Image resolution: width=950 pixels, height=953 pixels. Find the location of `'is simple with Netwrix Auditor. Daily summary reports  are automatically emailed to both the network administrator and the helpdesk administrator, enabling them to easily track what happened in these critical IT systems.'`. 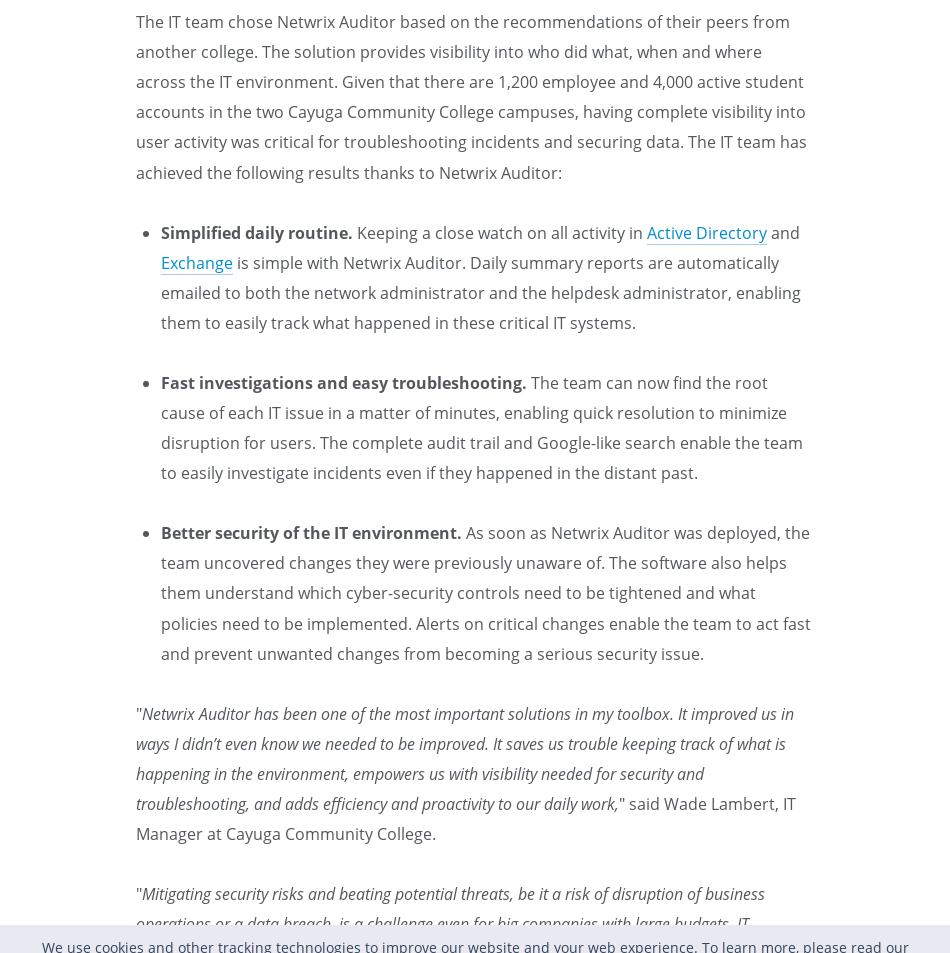

'is simple with Netwrix Auditor. Daily summary reports  are automatically emailed to both the network administrator and the helpdesk administrator, enabling them to easily track what happened in these critical IT systems.' is located at coordinates (161, 290).